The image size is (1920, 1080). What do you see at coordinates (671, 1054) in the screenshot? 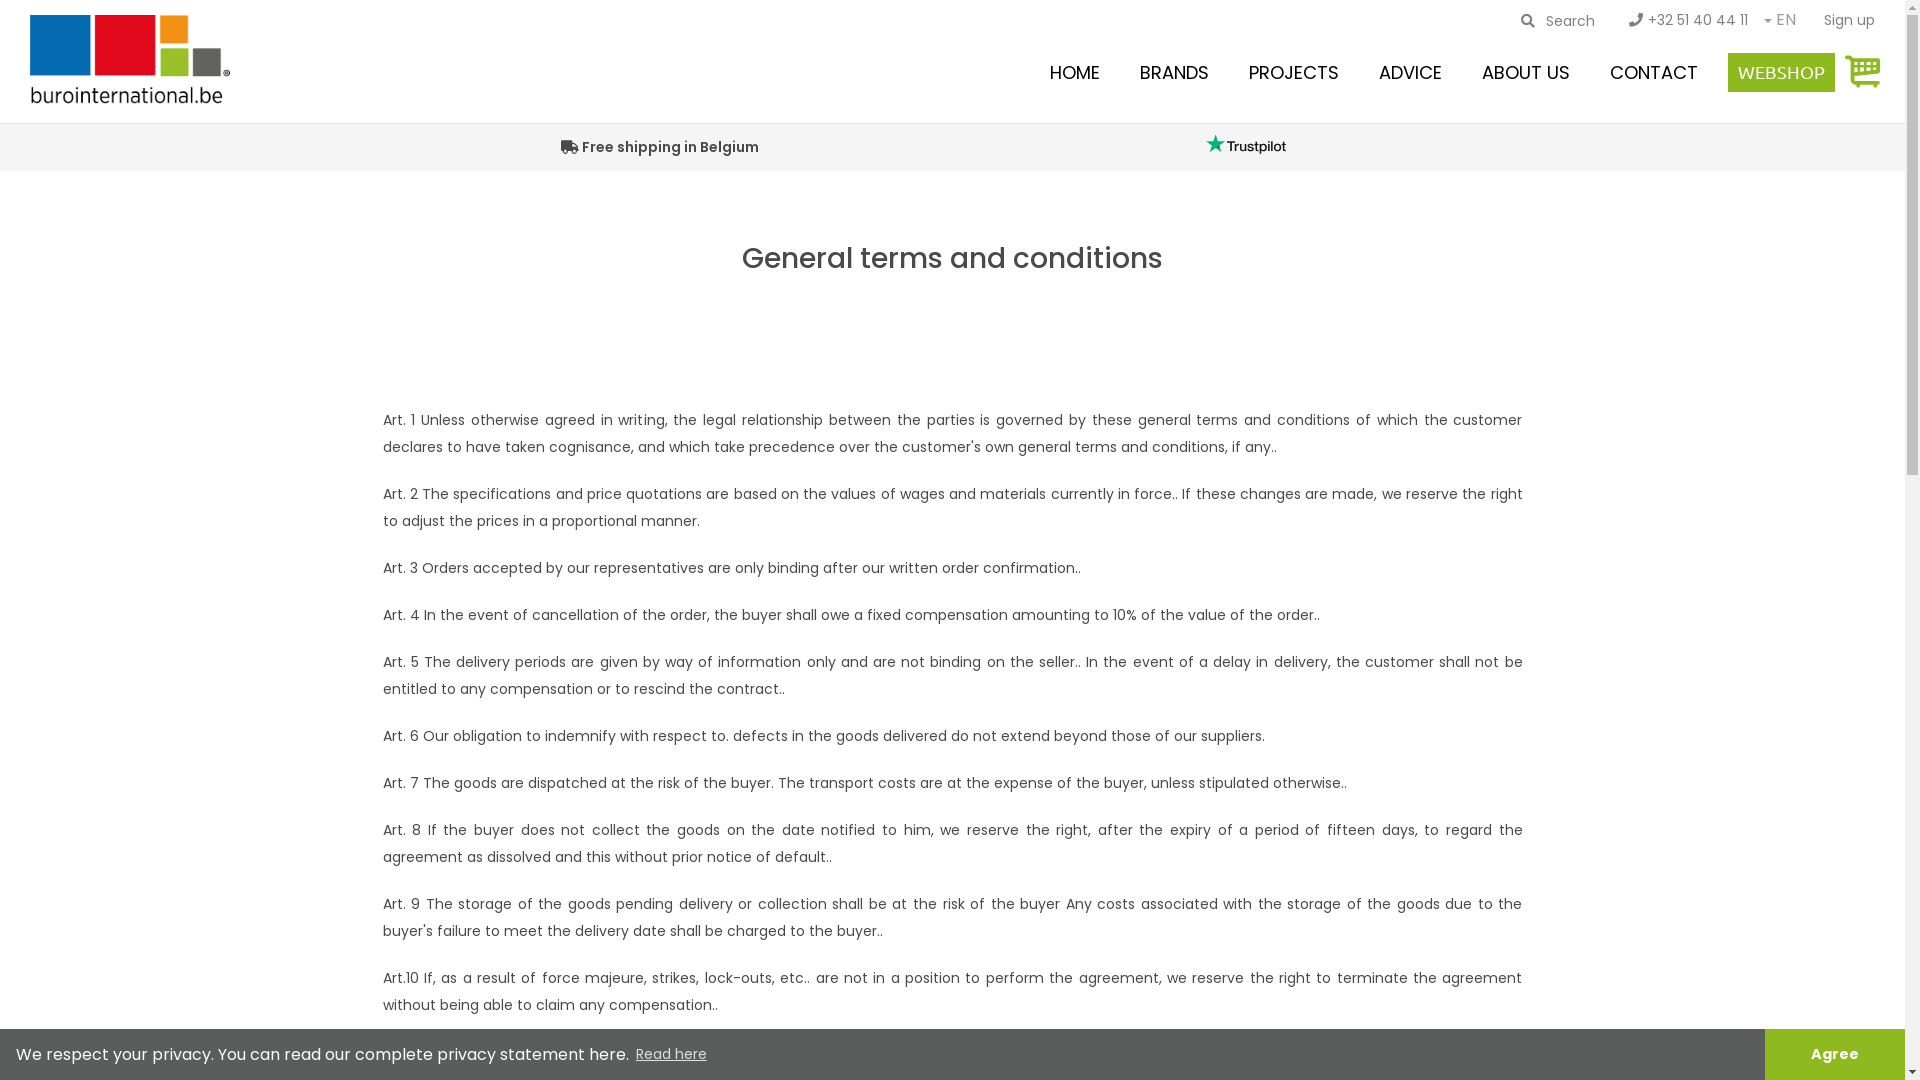
I see `'Read here'` at bounding box center [671, 1054].